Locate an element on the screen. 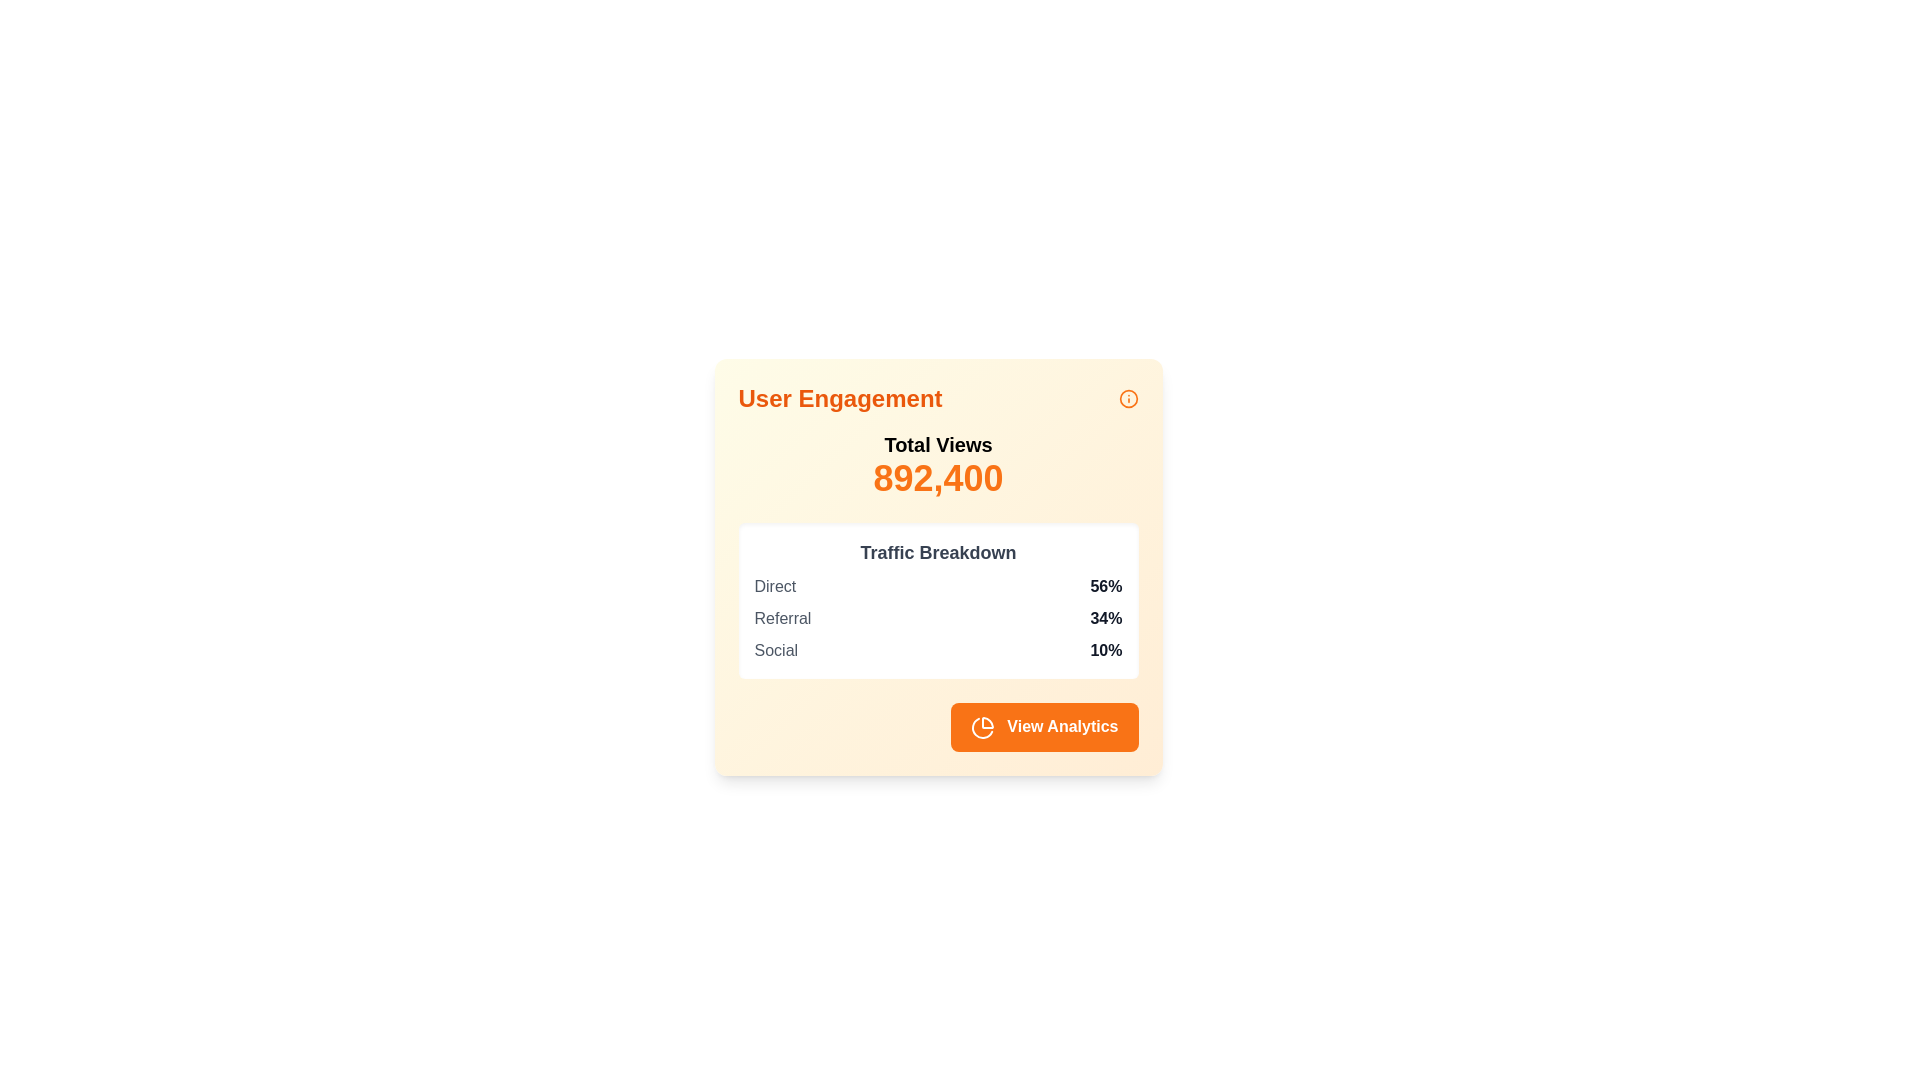  the Text Display element that shows the total number of views, which is visually prominent and located below the 'Total Views' label is located at coordinates (937, 478).